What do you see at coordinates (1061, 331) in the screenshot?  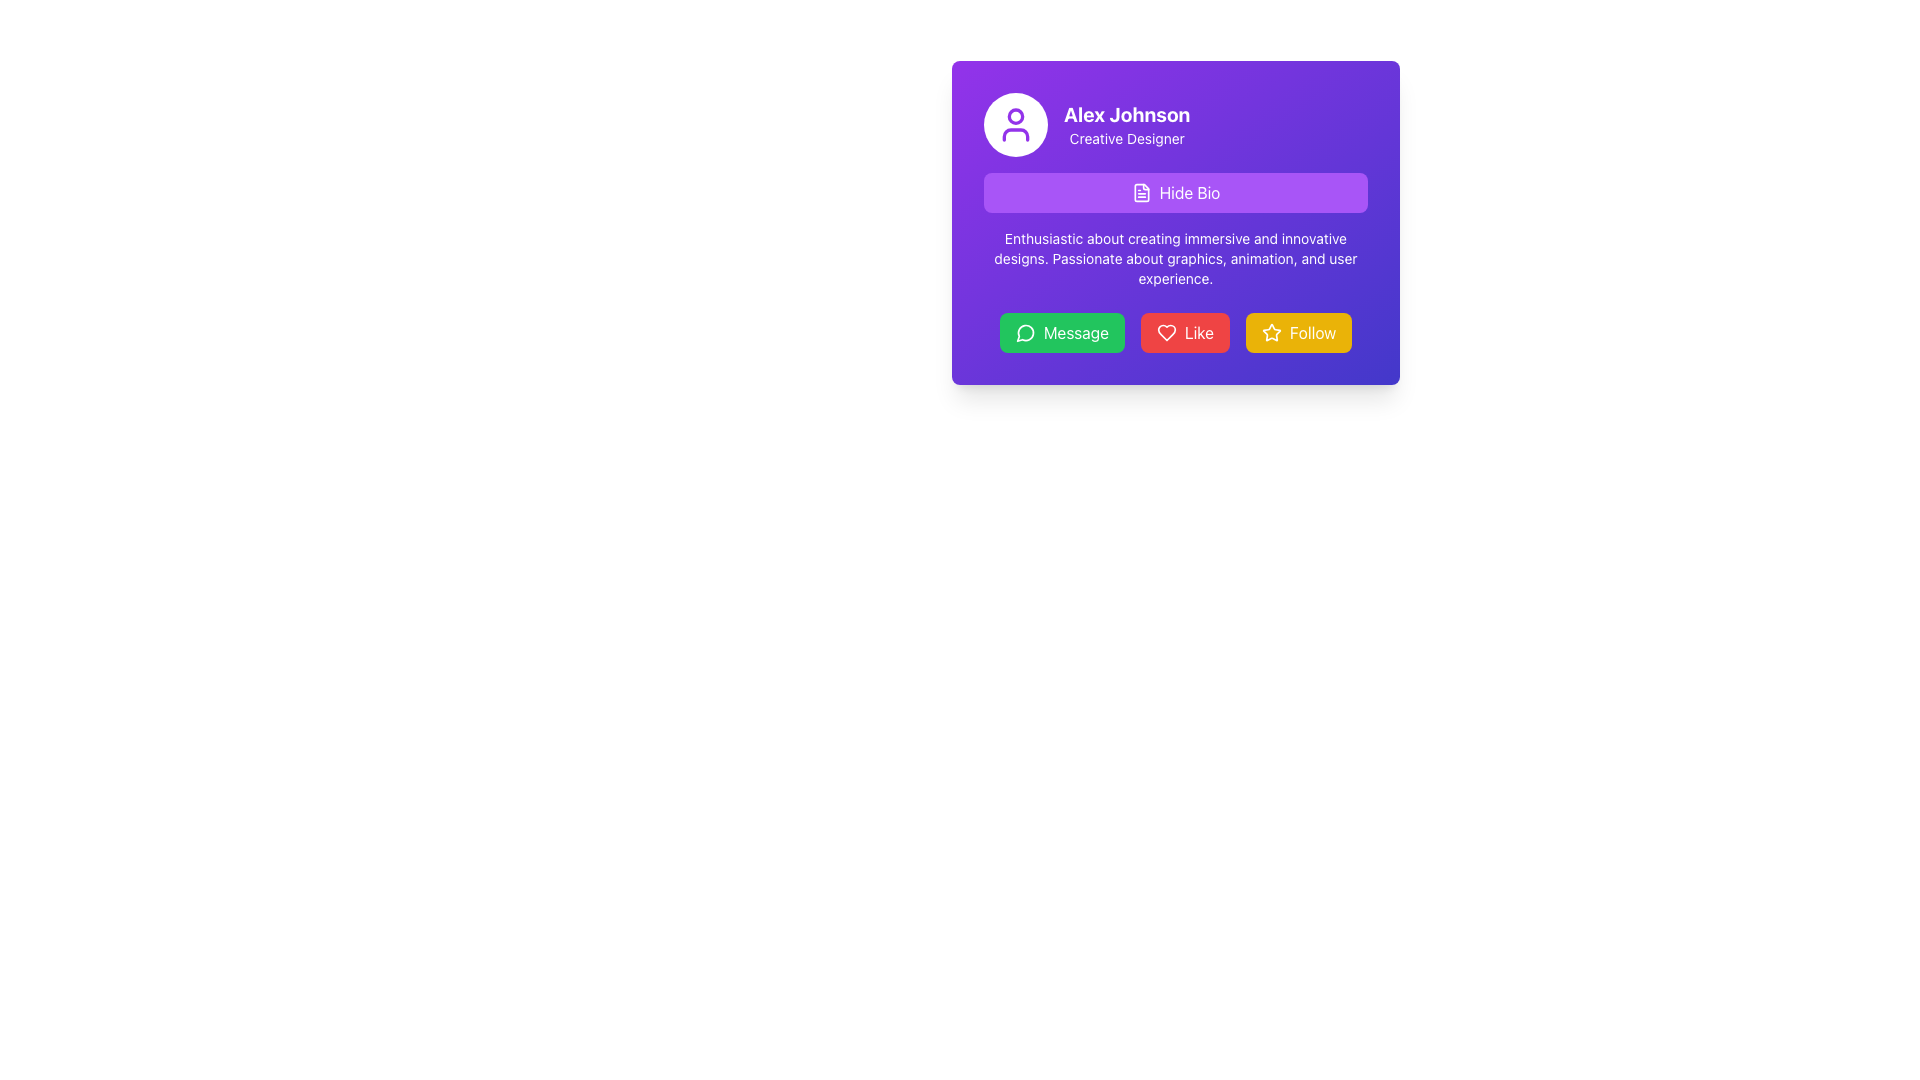 I see `the leftmost button in the row of three buttons below the user profile card` at bounding box center [1061, 331].